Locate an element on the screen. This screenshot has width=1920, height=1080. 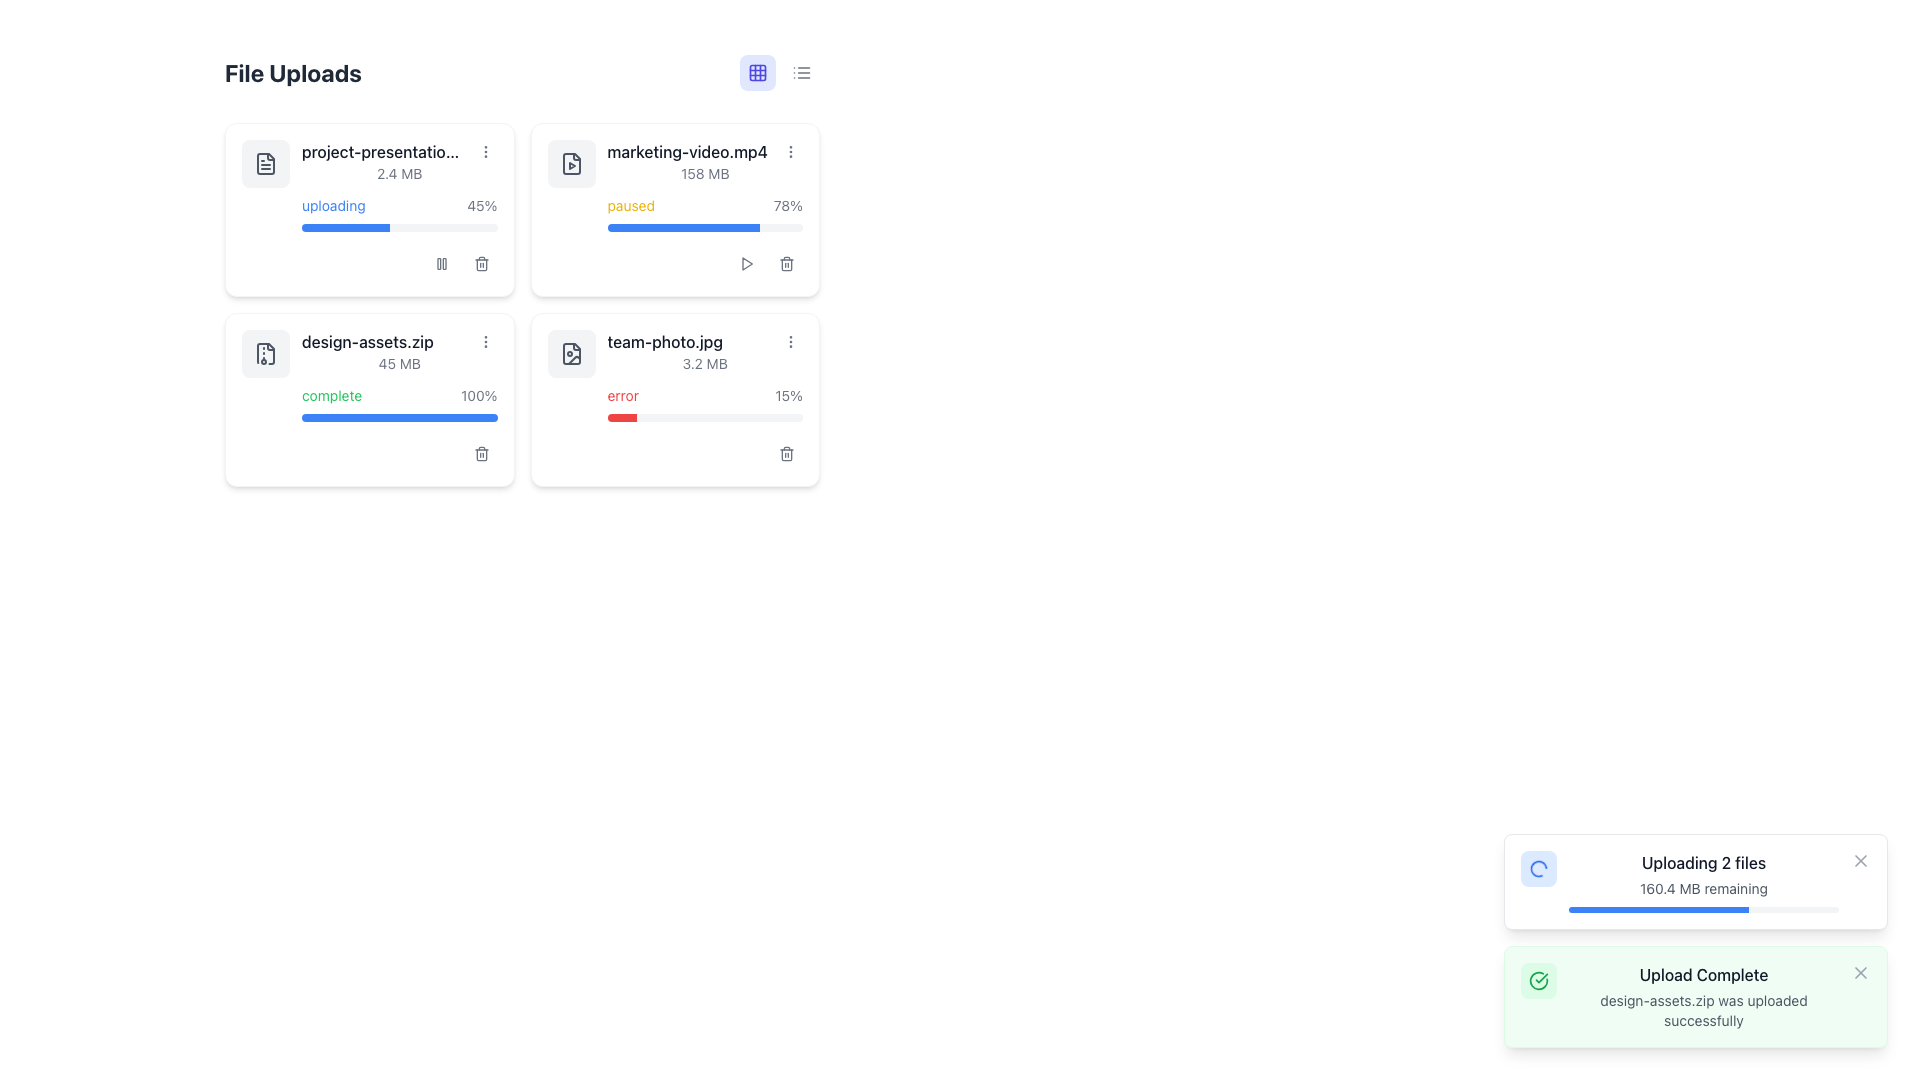
the close icon located in the top-right corner of the status notification panel is located at coordinates (1860, 859).